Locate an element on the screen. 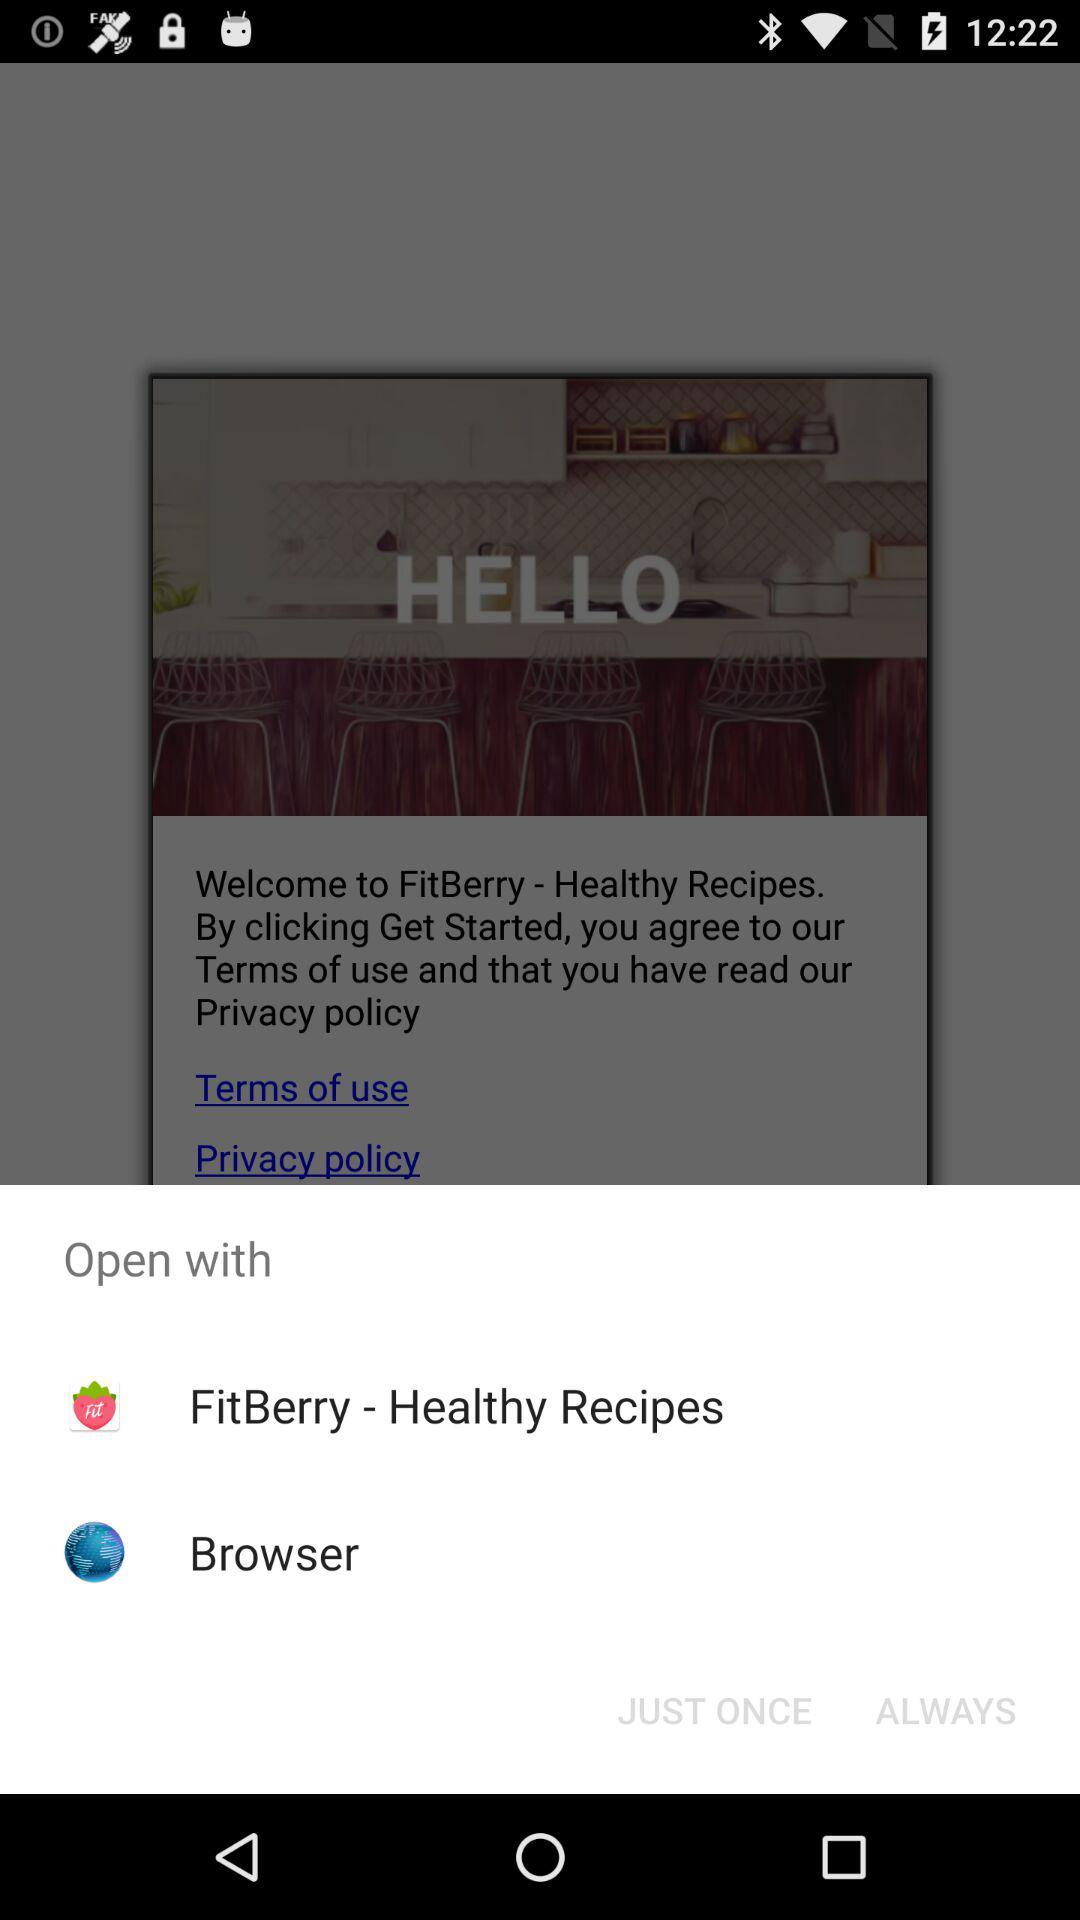  the item below open with icon is located at coordinates (456, 1404).